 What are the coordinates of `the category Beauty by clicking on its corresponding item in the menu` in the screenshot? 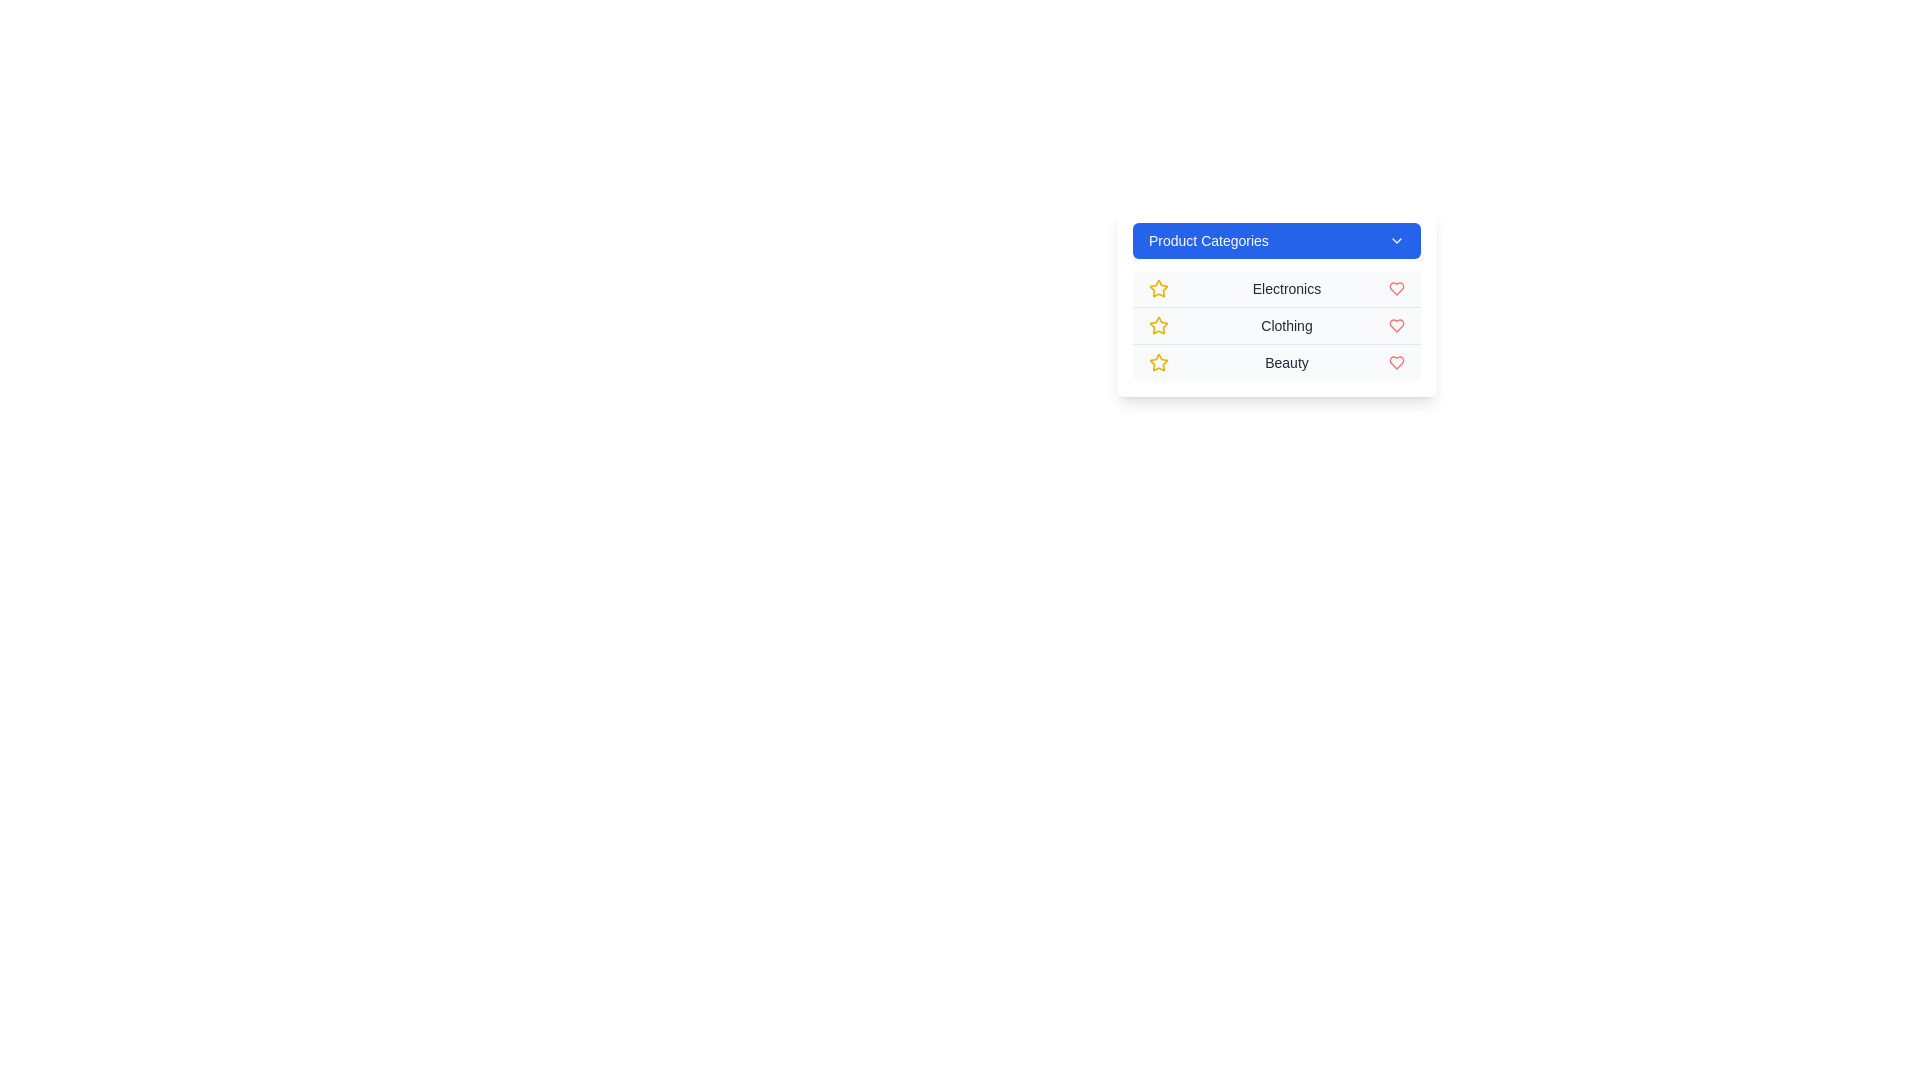 It's located at (1275, 362).